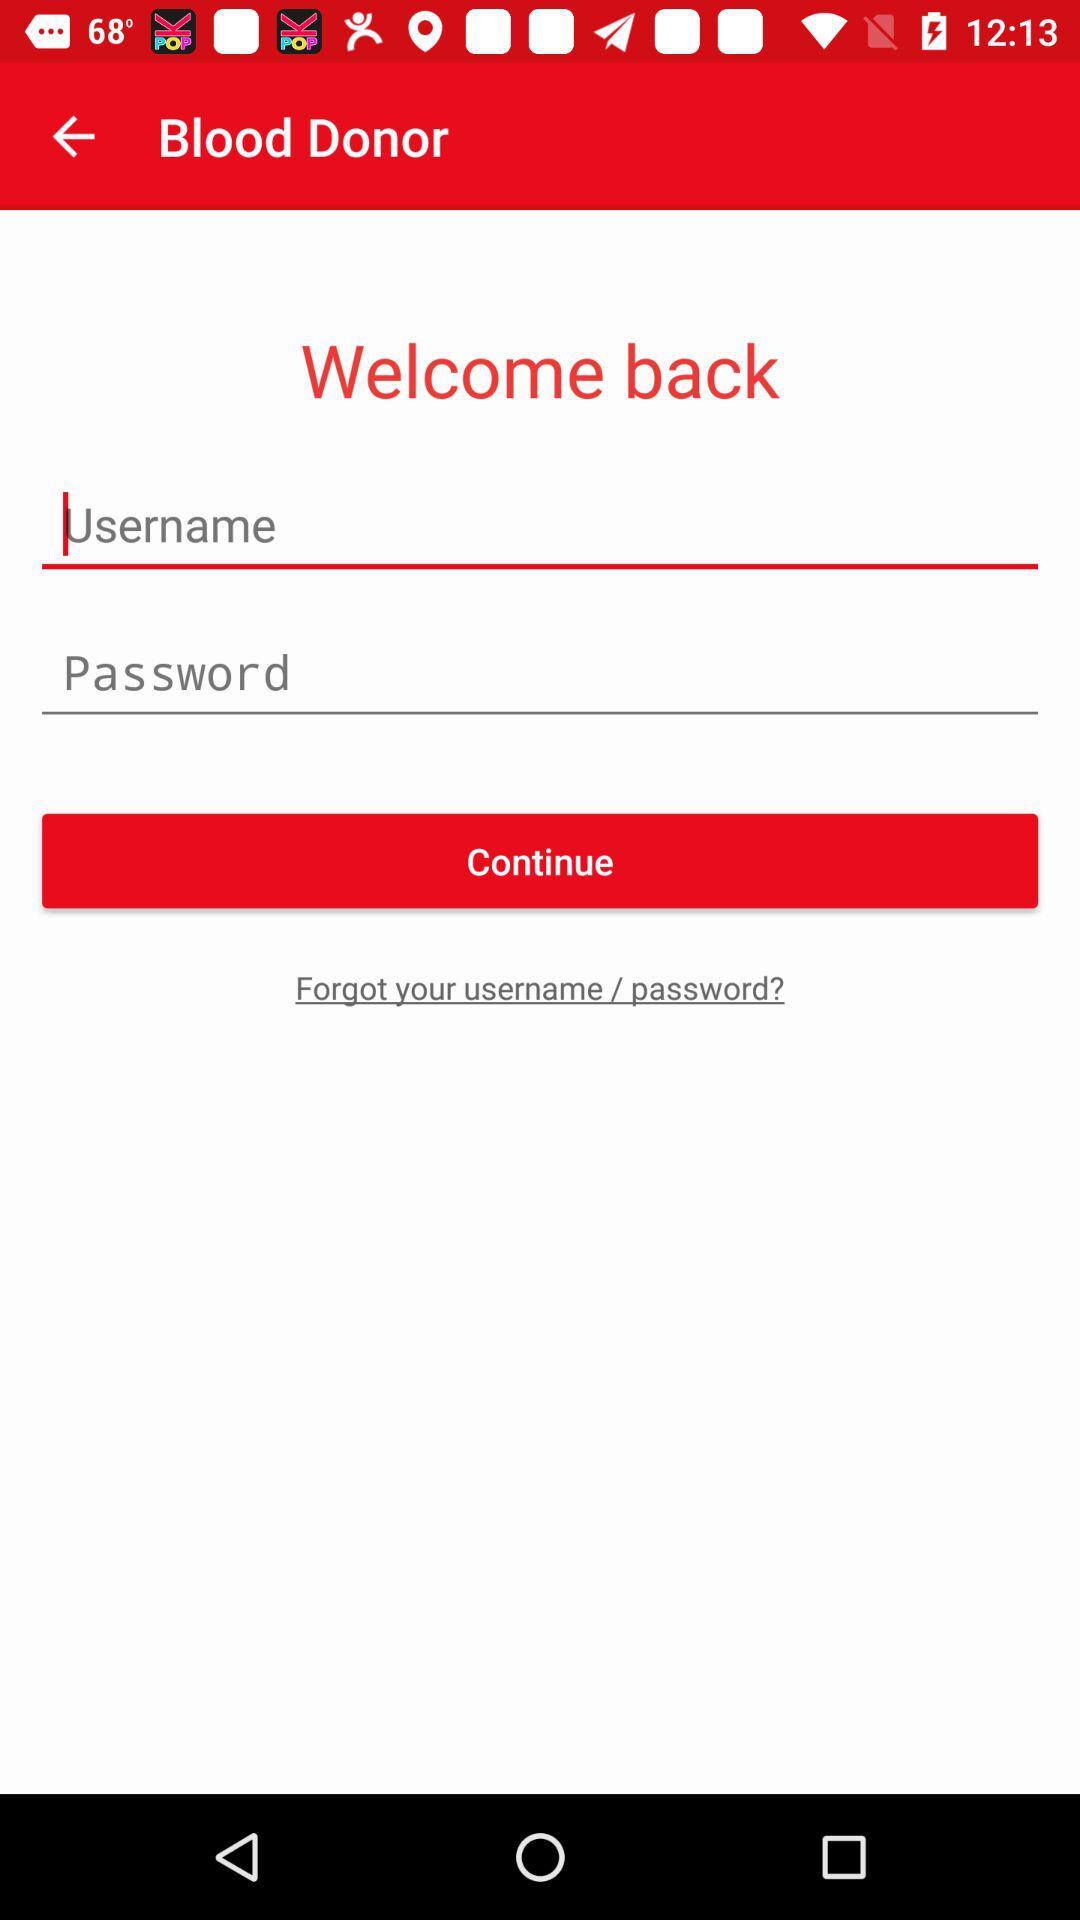 This screenshot has height=1920, width=1080. What do you see at coordinates (540, 860) in the screenshot?
I see `the icon above forgot your username item` at bounding box center [540, 860].